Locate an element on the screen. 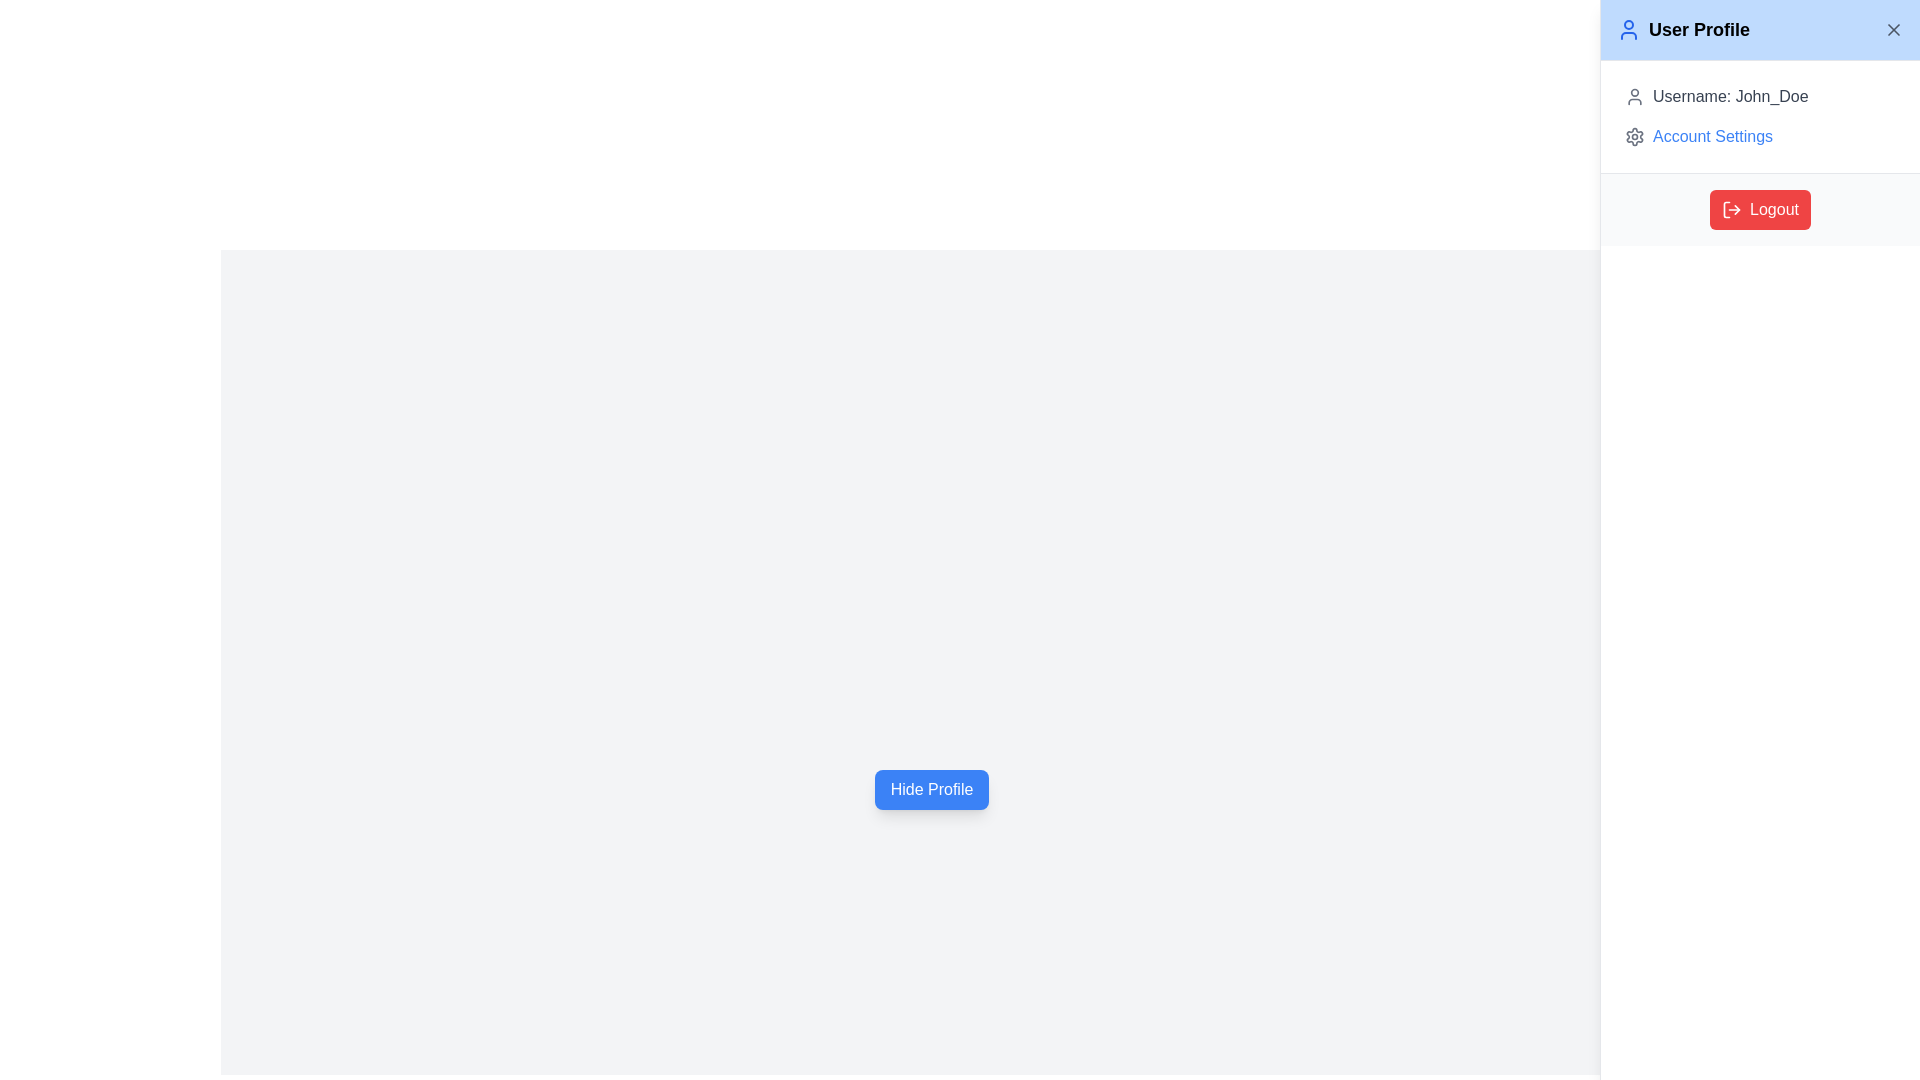  the gear-shaped icon located to the left of the blue 'Account Settings' text in the user profile sidebar is located at coordinates (1635, 136).